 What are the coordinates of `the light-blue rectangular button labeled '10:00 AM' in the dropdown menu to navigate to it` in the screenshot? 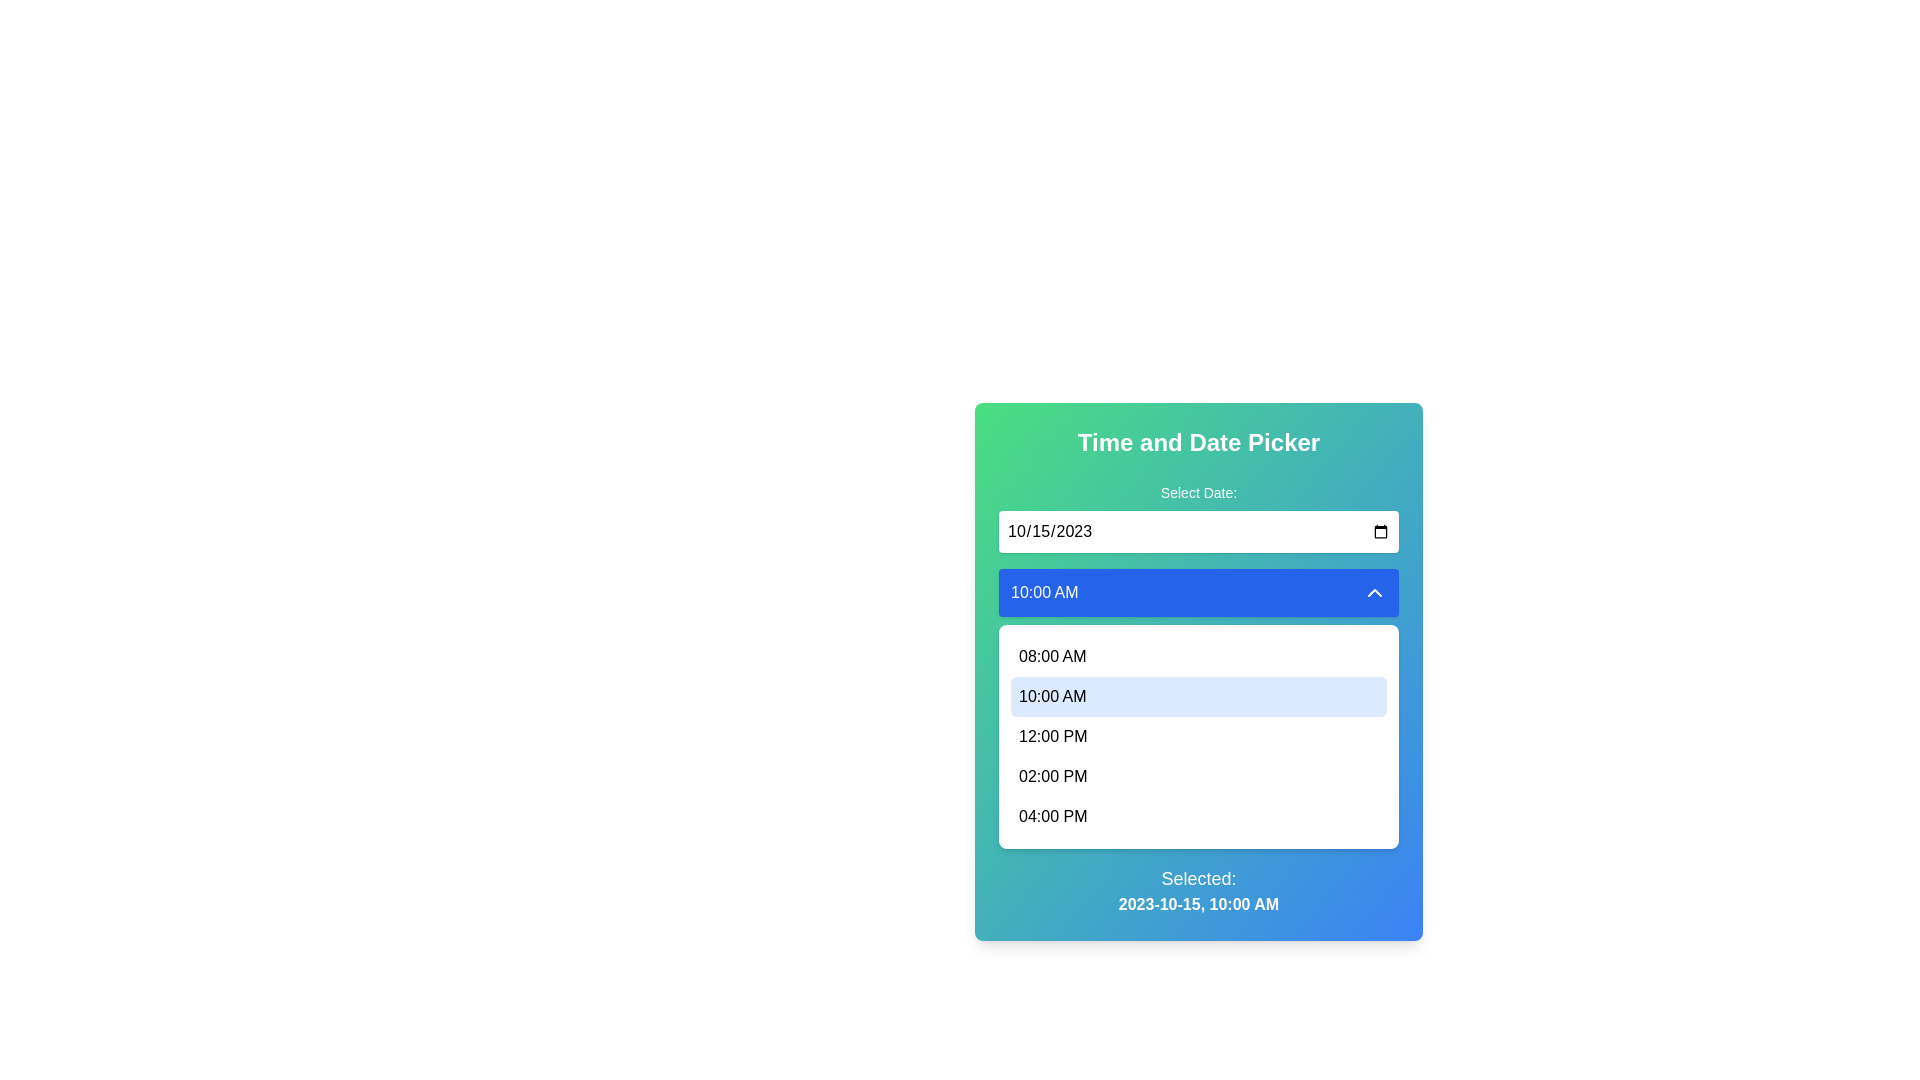 It's located at (1199, 708).